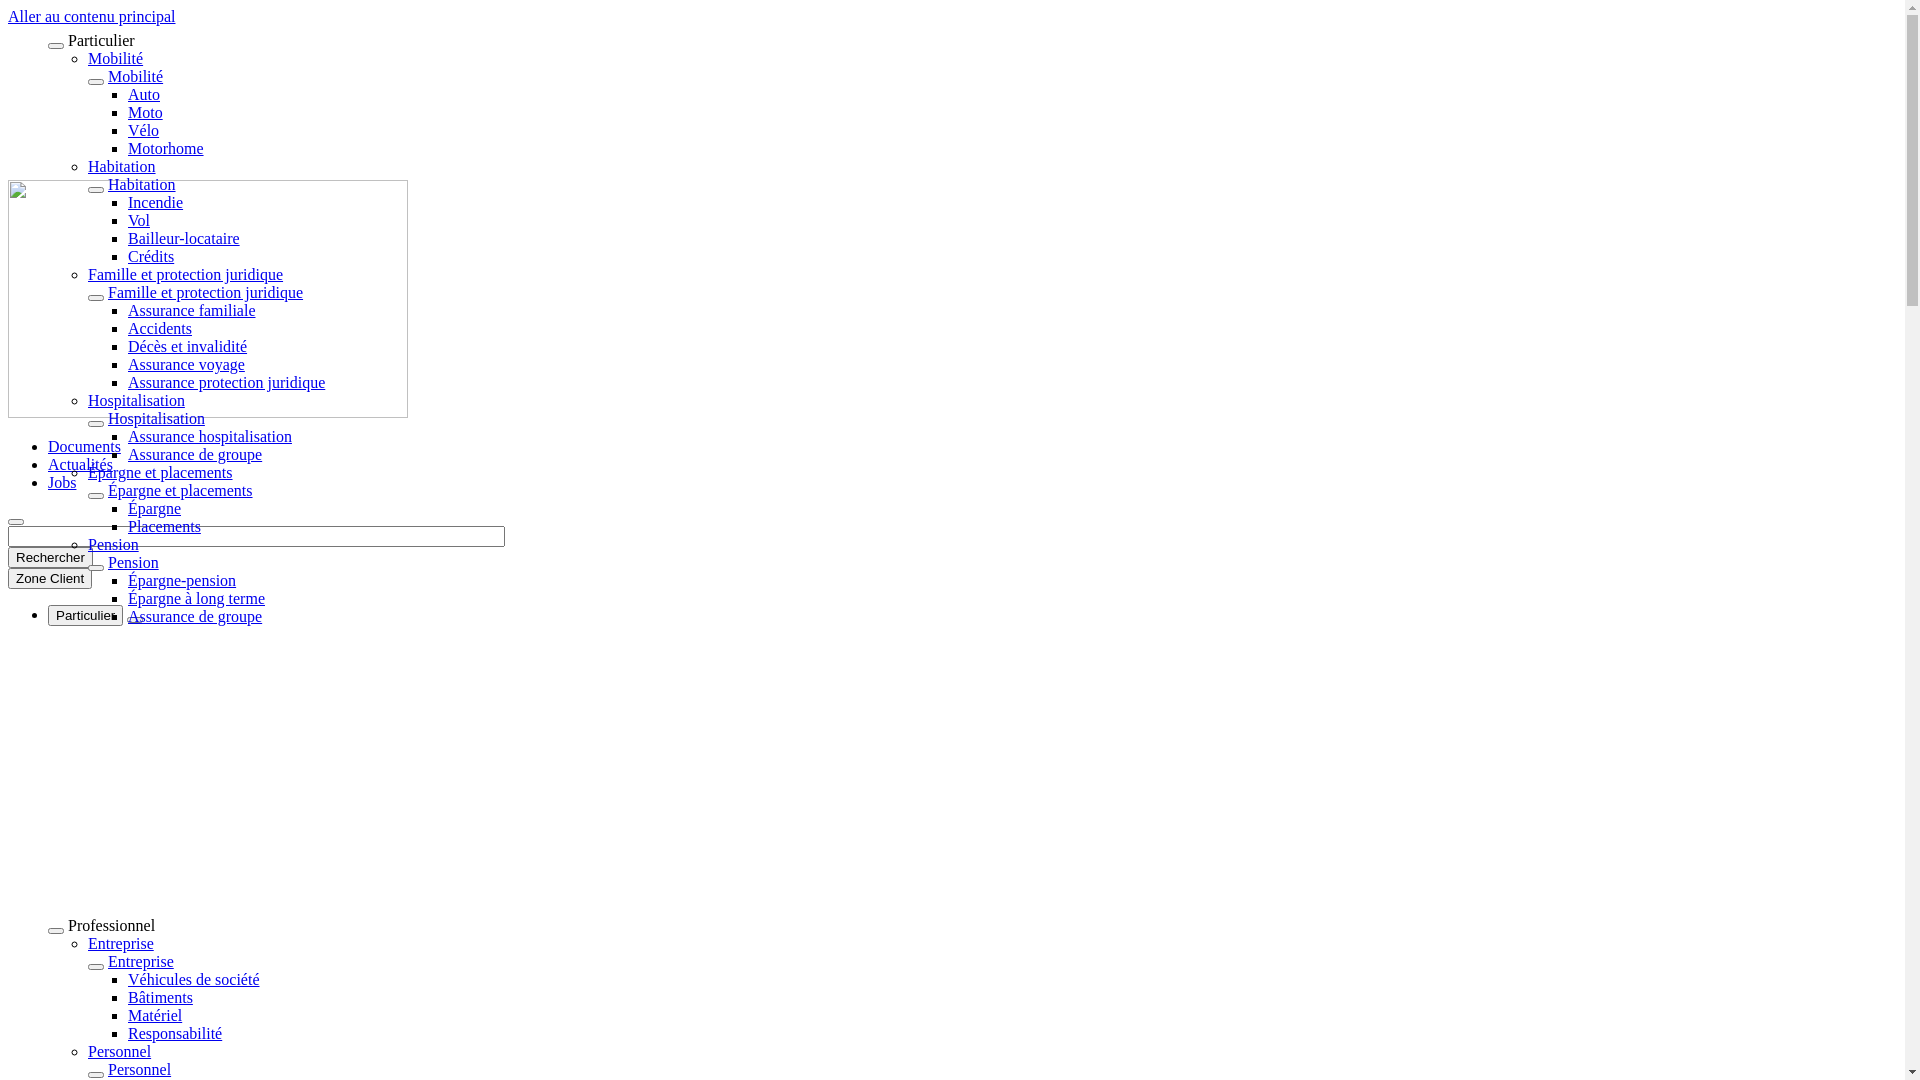 This screenshot has height=1080, width=1920. What do you see at coordinates (185, 274) in the screenshot?
I see `'Famille et protection juridique'` at bounding box center [185, 274].